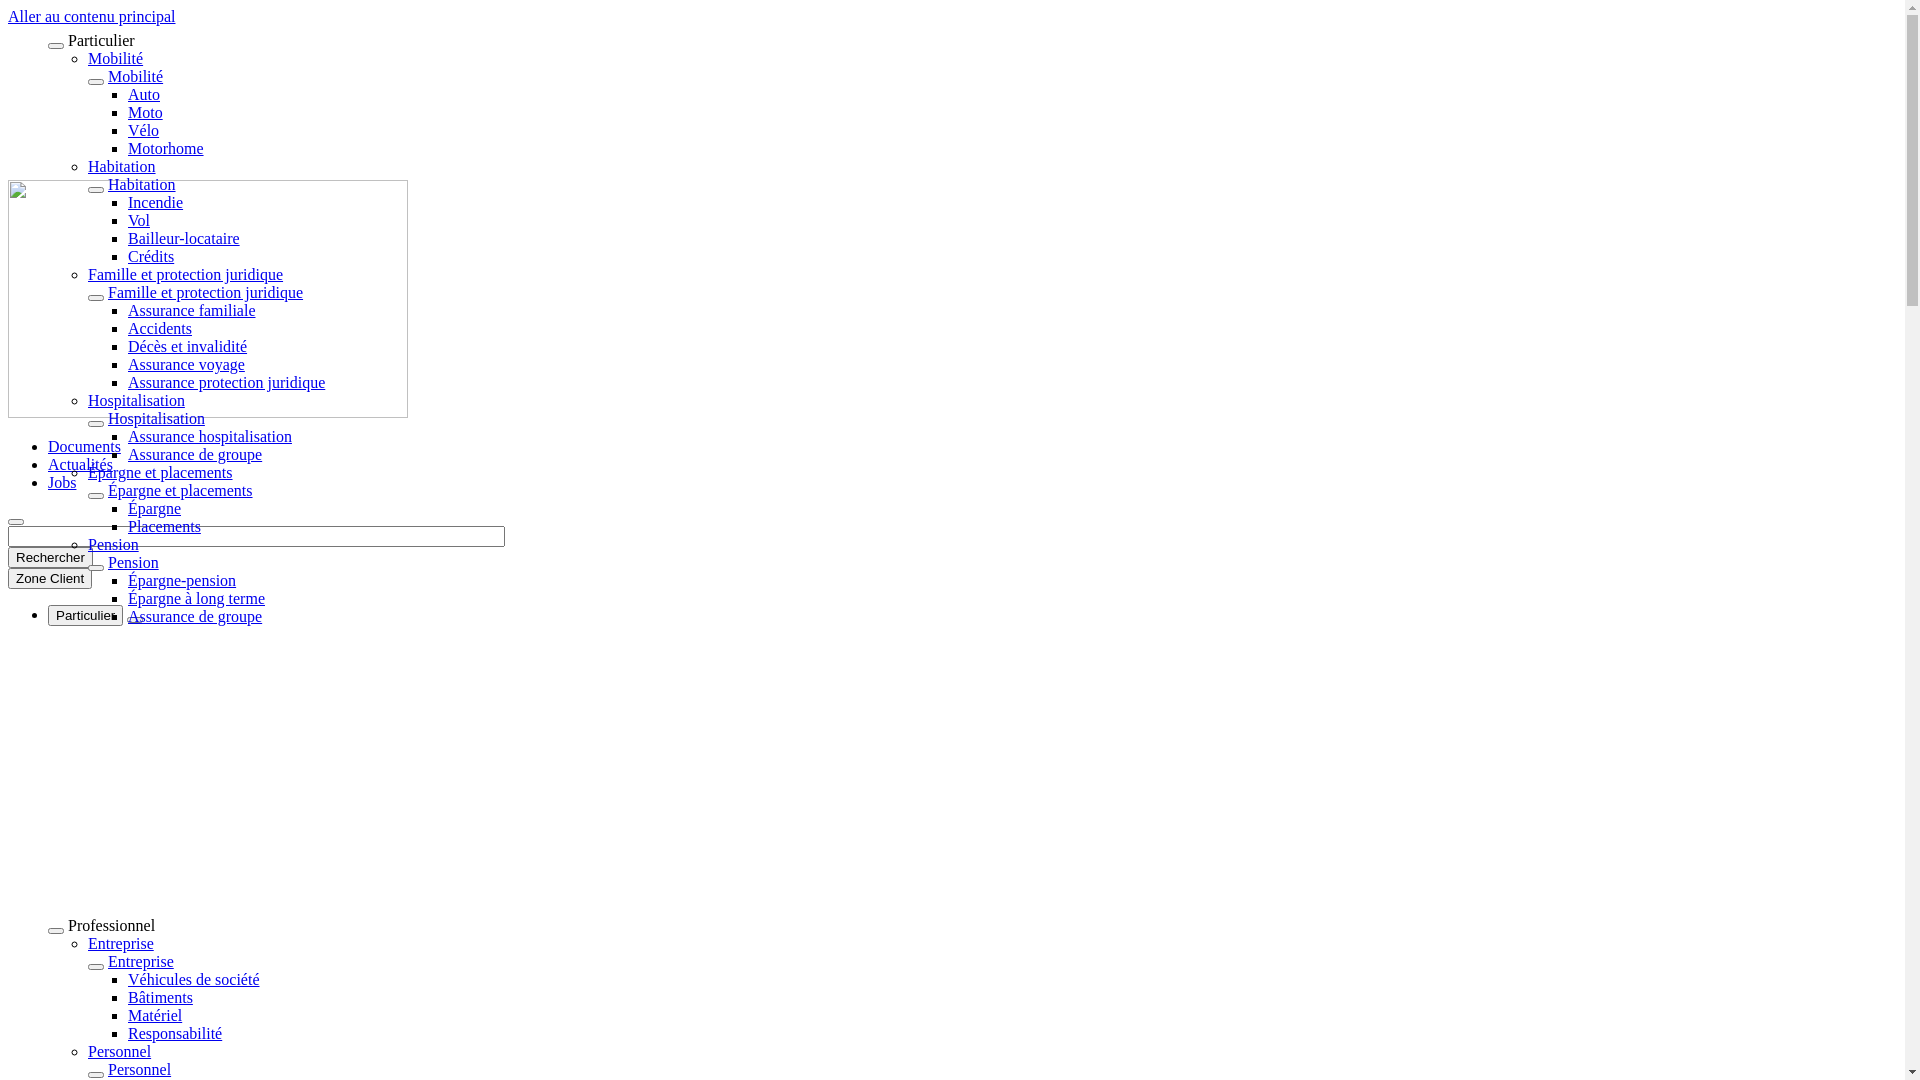 This screenshot has height=1080, width=1920. What do you see at coordinates (185, 274) in the screenshot?
I see `'Famille et protection juridique'` at bounding box center [185, 274].